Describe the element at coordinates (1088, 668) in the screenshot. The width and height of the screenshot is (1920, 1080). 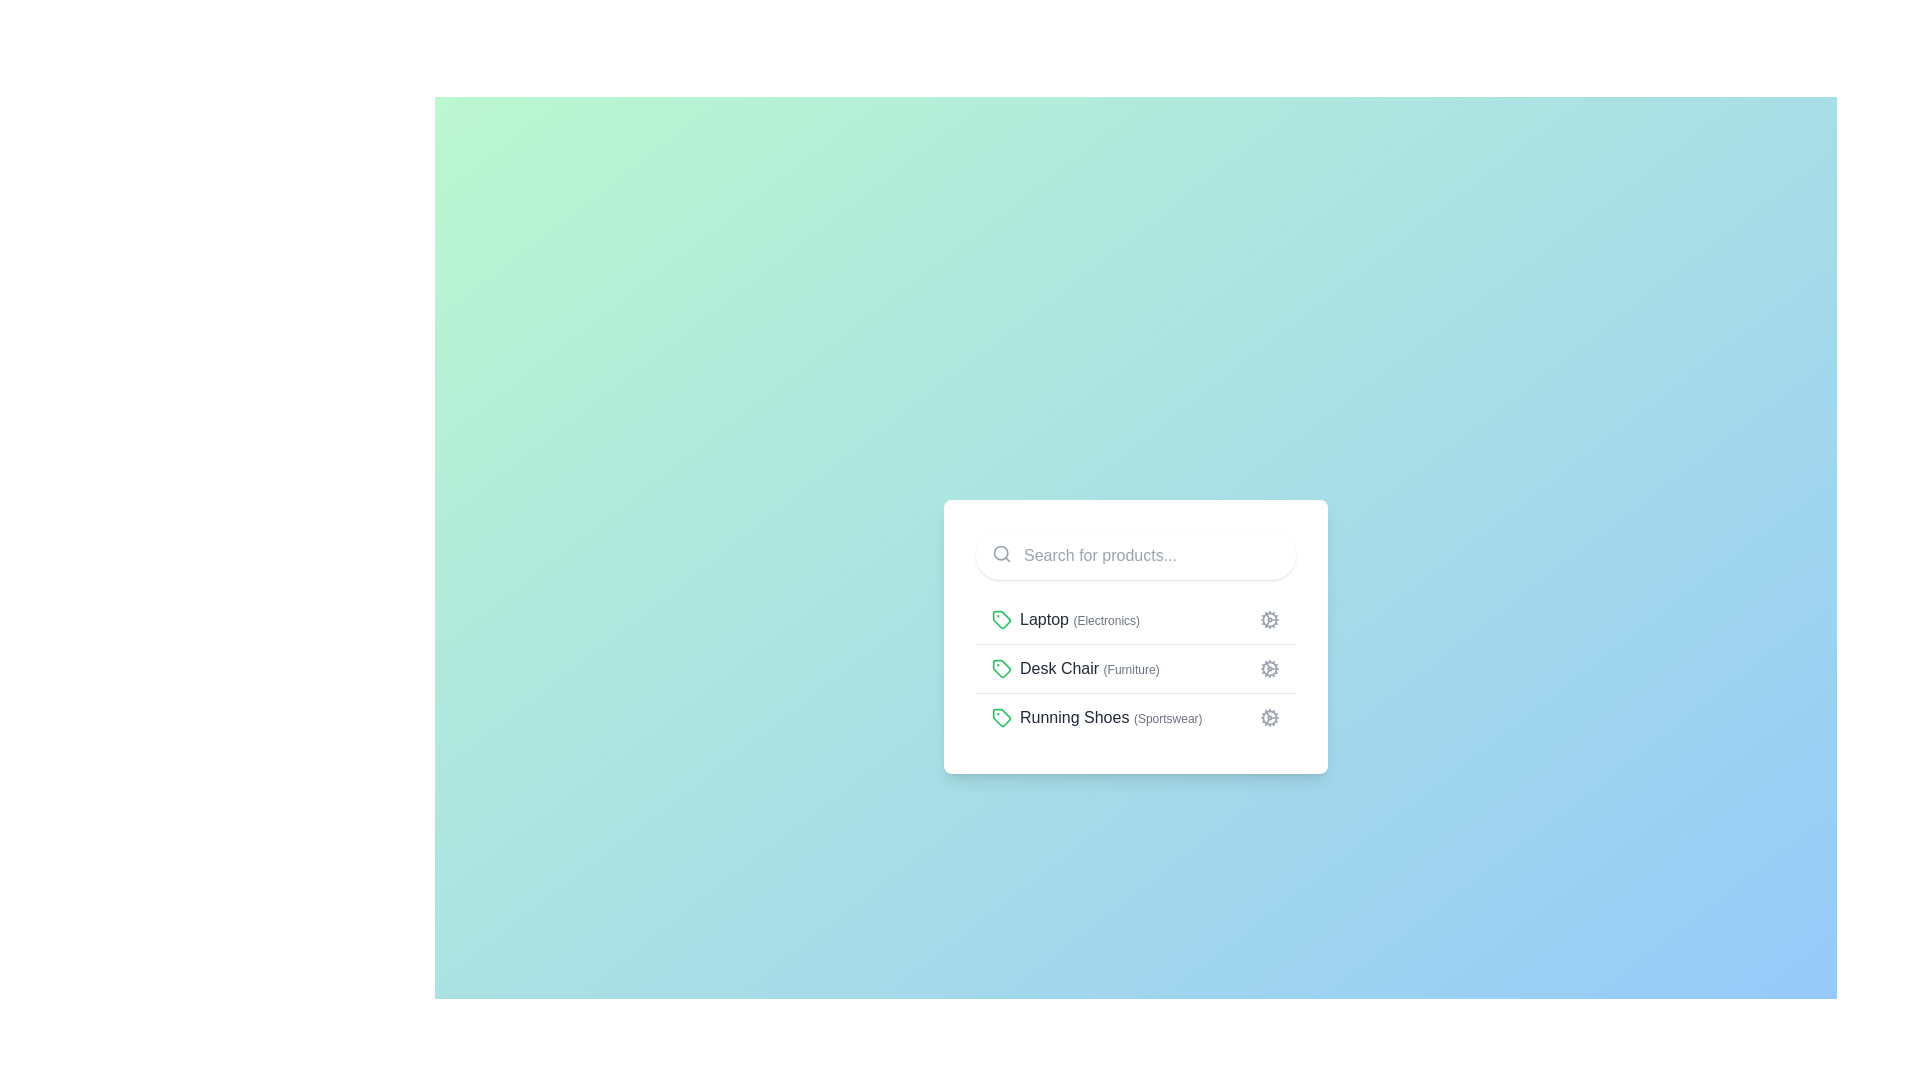
I see `the text label displaying 'Desk Chair (Furniture)', which is the second item in a vertical list` at that location.